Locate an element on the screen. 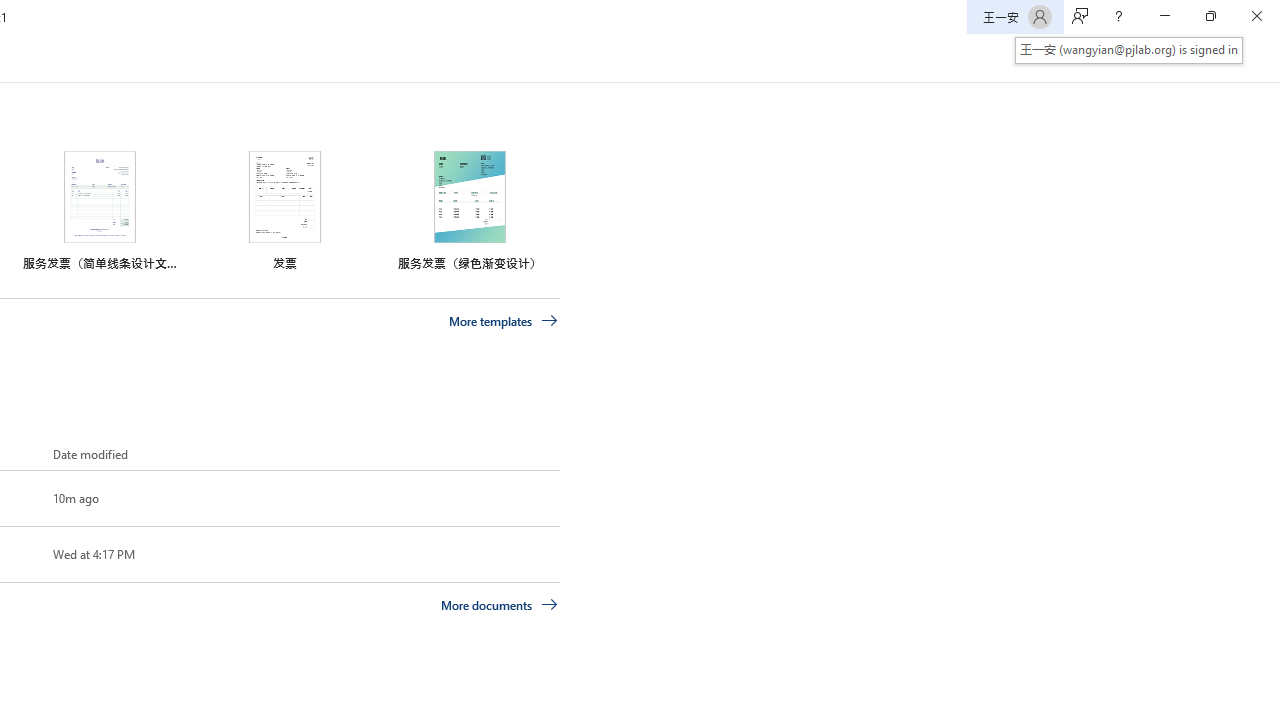 This screenshot has height=720, width=1280. 'More templates' is located at coordinates (503, 320).